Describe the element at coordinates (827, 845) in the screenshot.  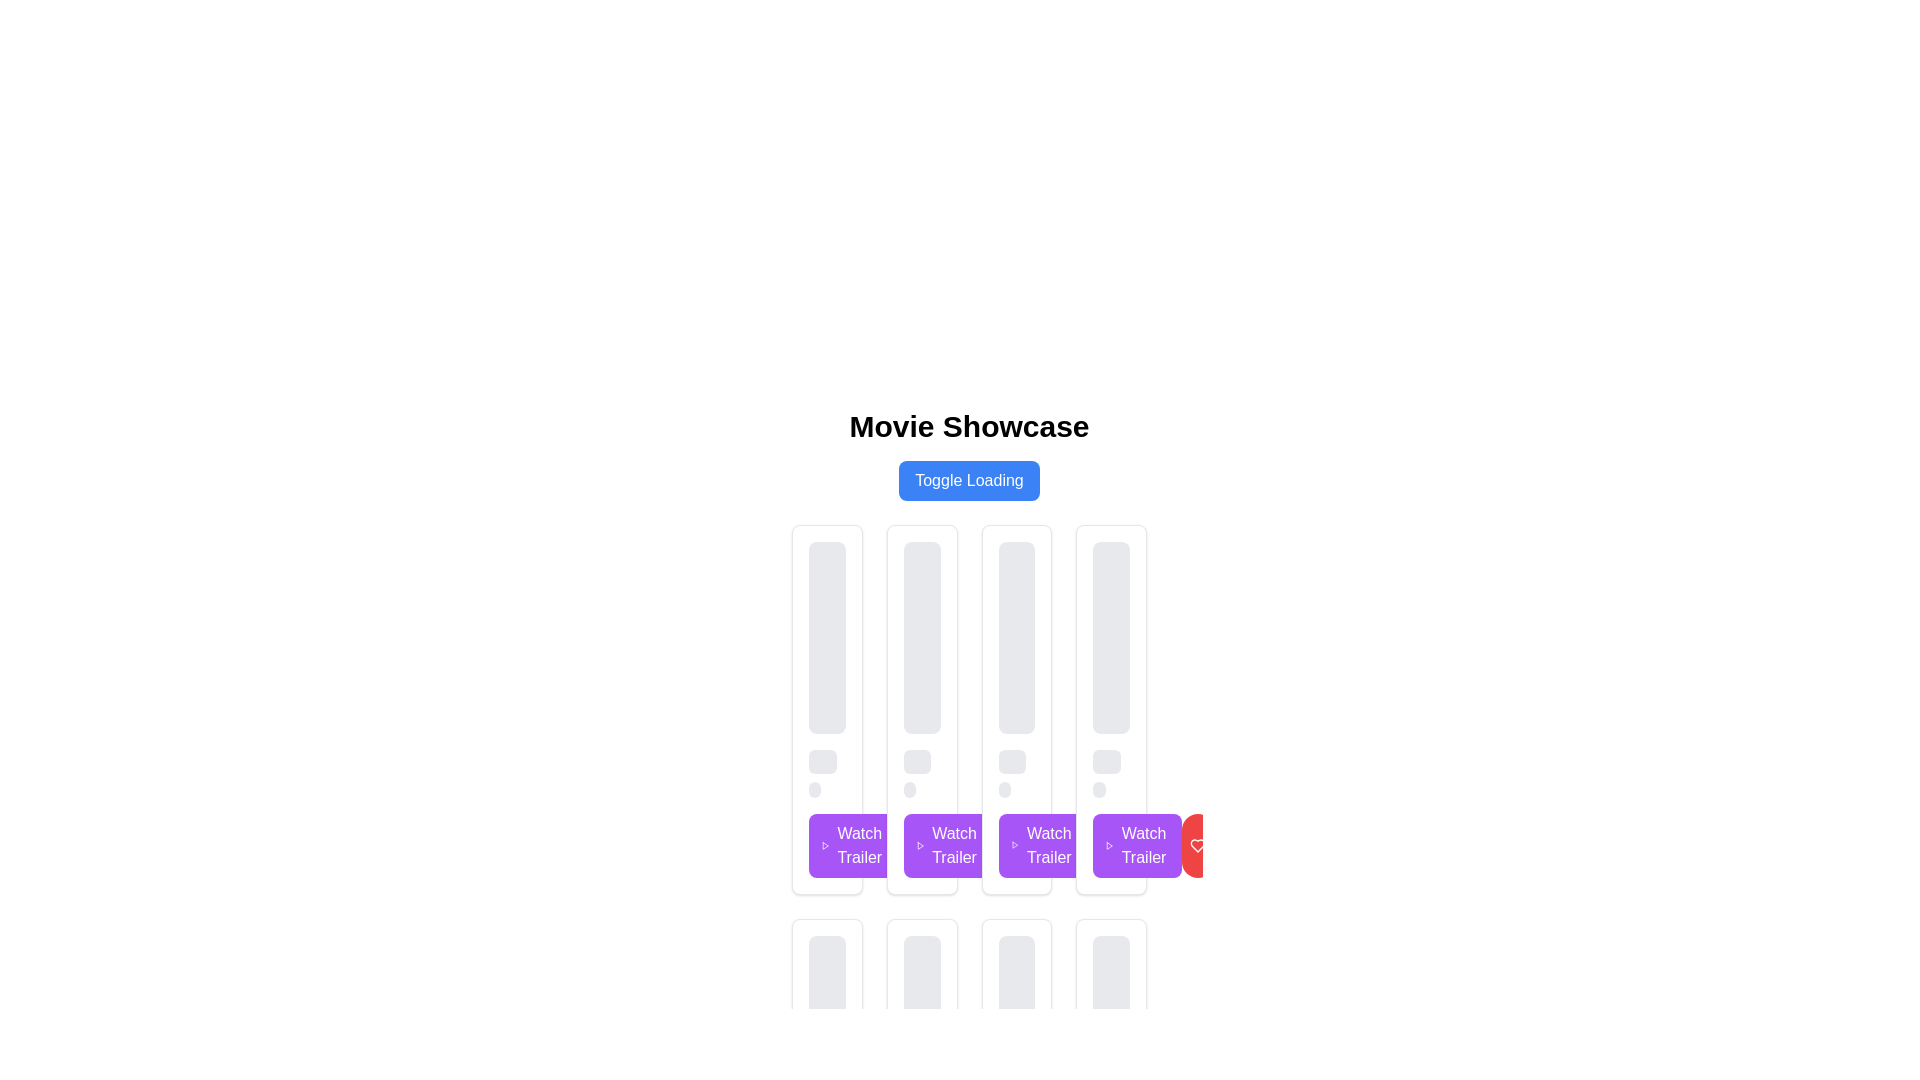
I see `the button located at the bottom-right corner of the first card in the 'Movie Showcase' section to play the trailer` at that location.